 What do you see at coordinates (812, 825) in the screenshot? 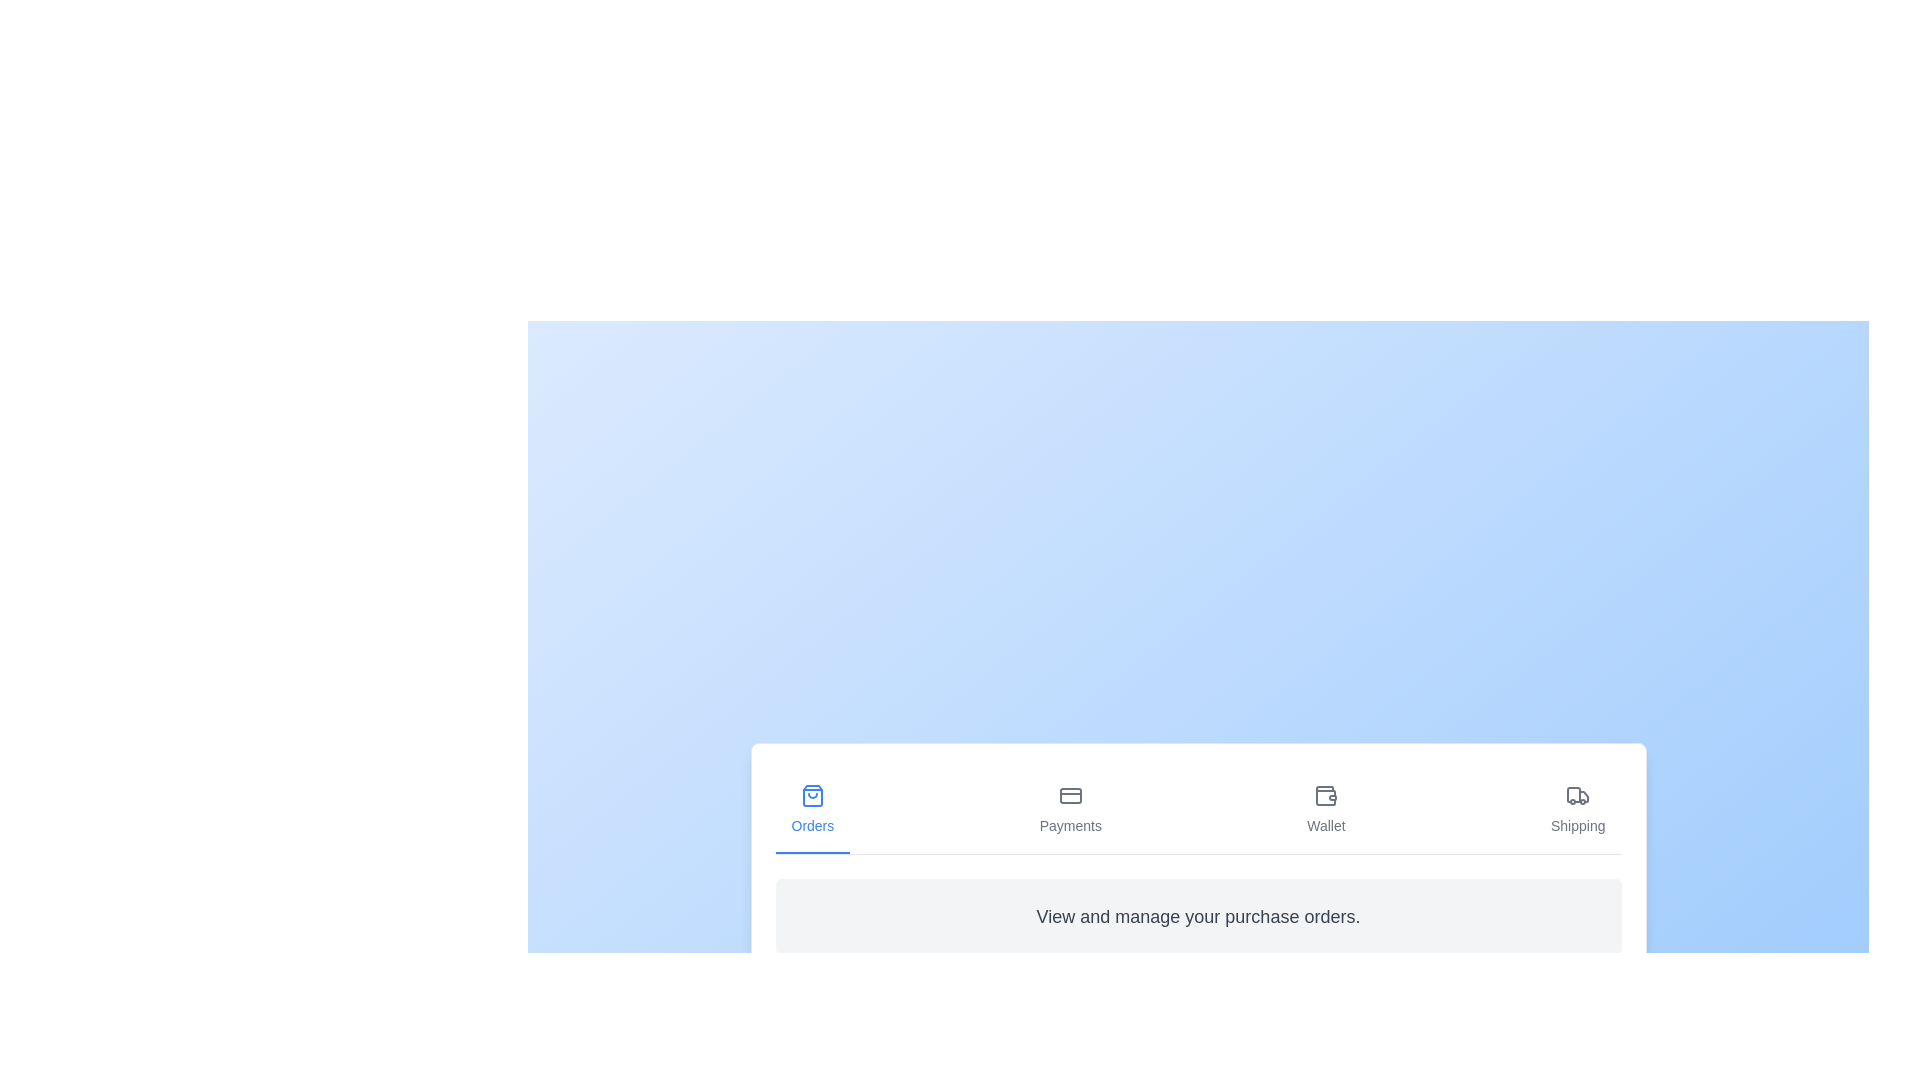
I see `the 'Orders' label text, which is styled in thin, blue letters and positioned below a shopping bag icon in the leftmost section of the horizontal menu` at bounding box center [812, 825].